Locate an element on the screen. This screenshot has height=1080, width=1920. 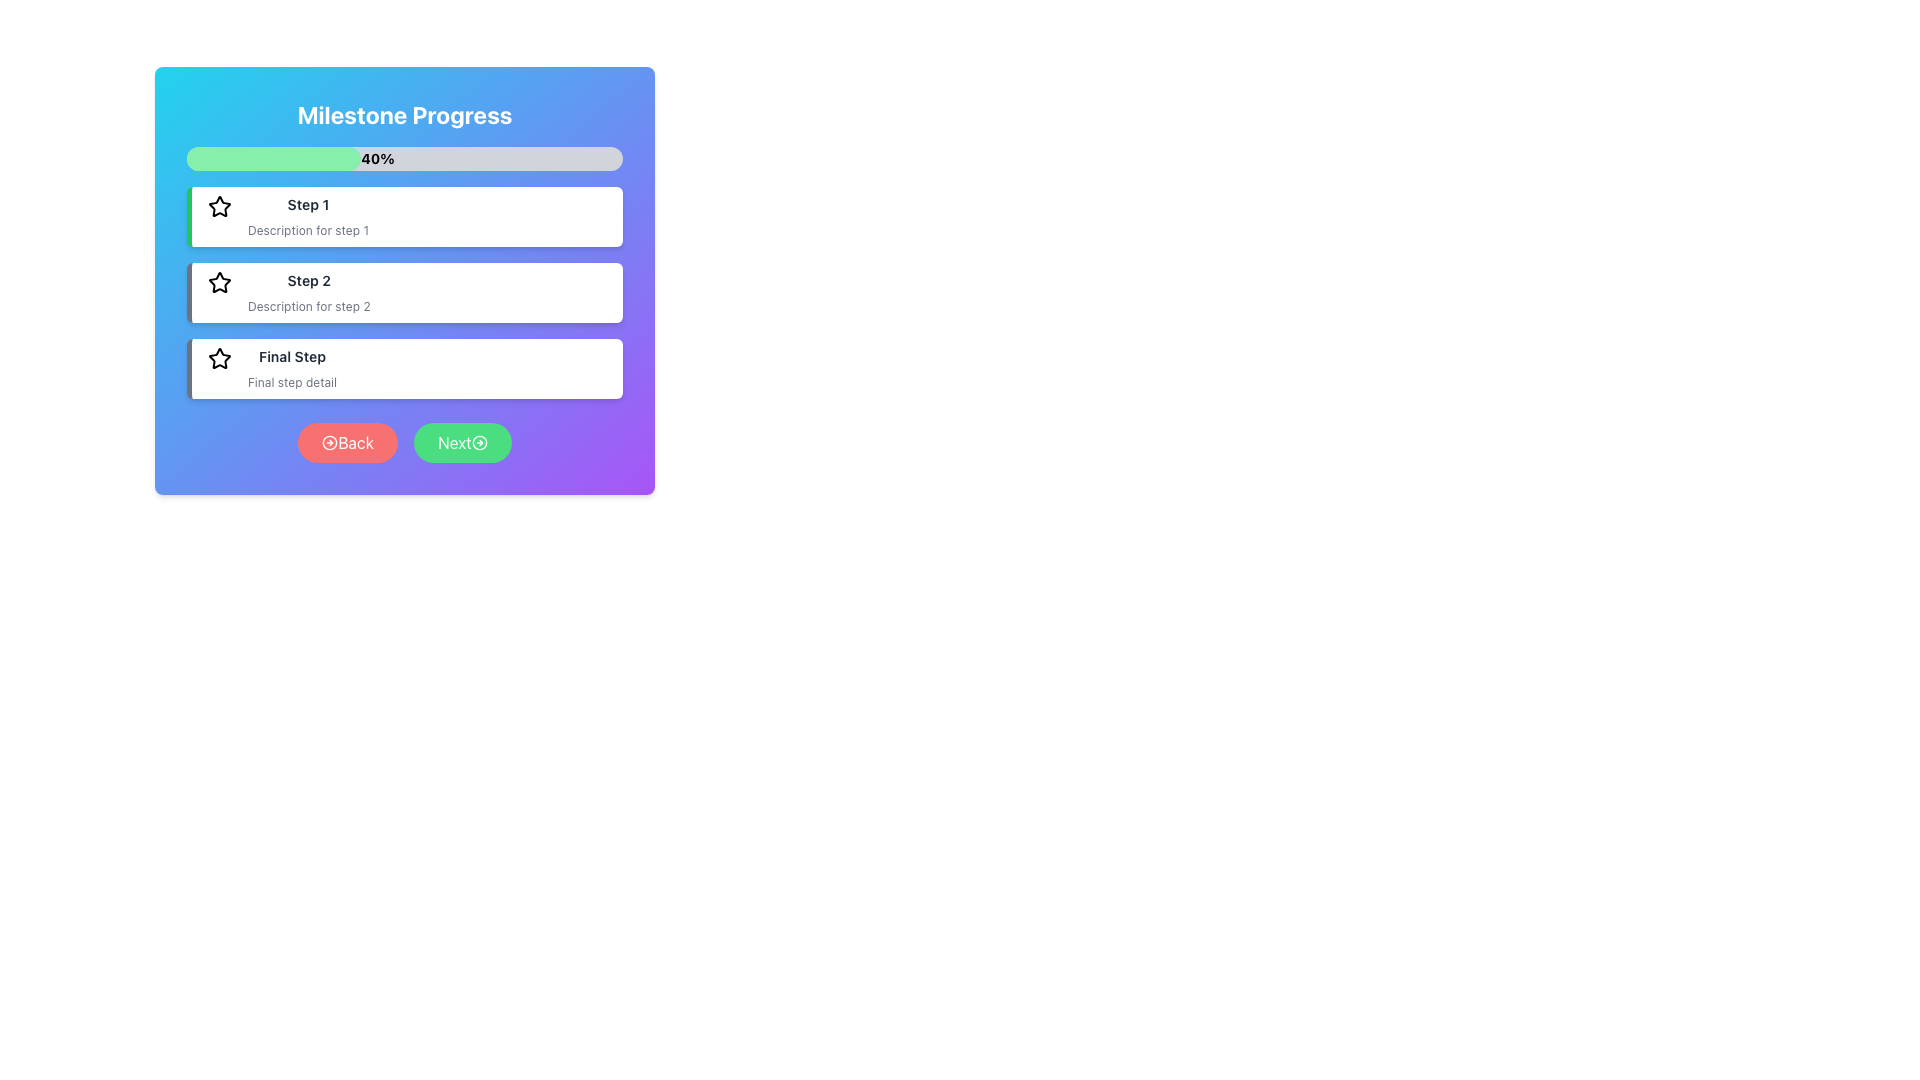
the text label displaying '40%' which is styled in bold black font and is positioned at the 40% mark of the progress bar is located at coordinates (378, 157).